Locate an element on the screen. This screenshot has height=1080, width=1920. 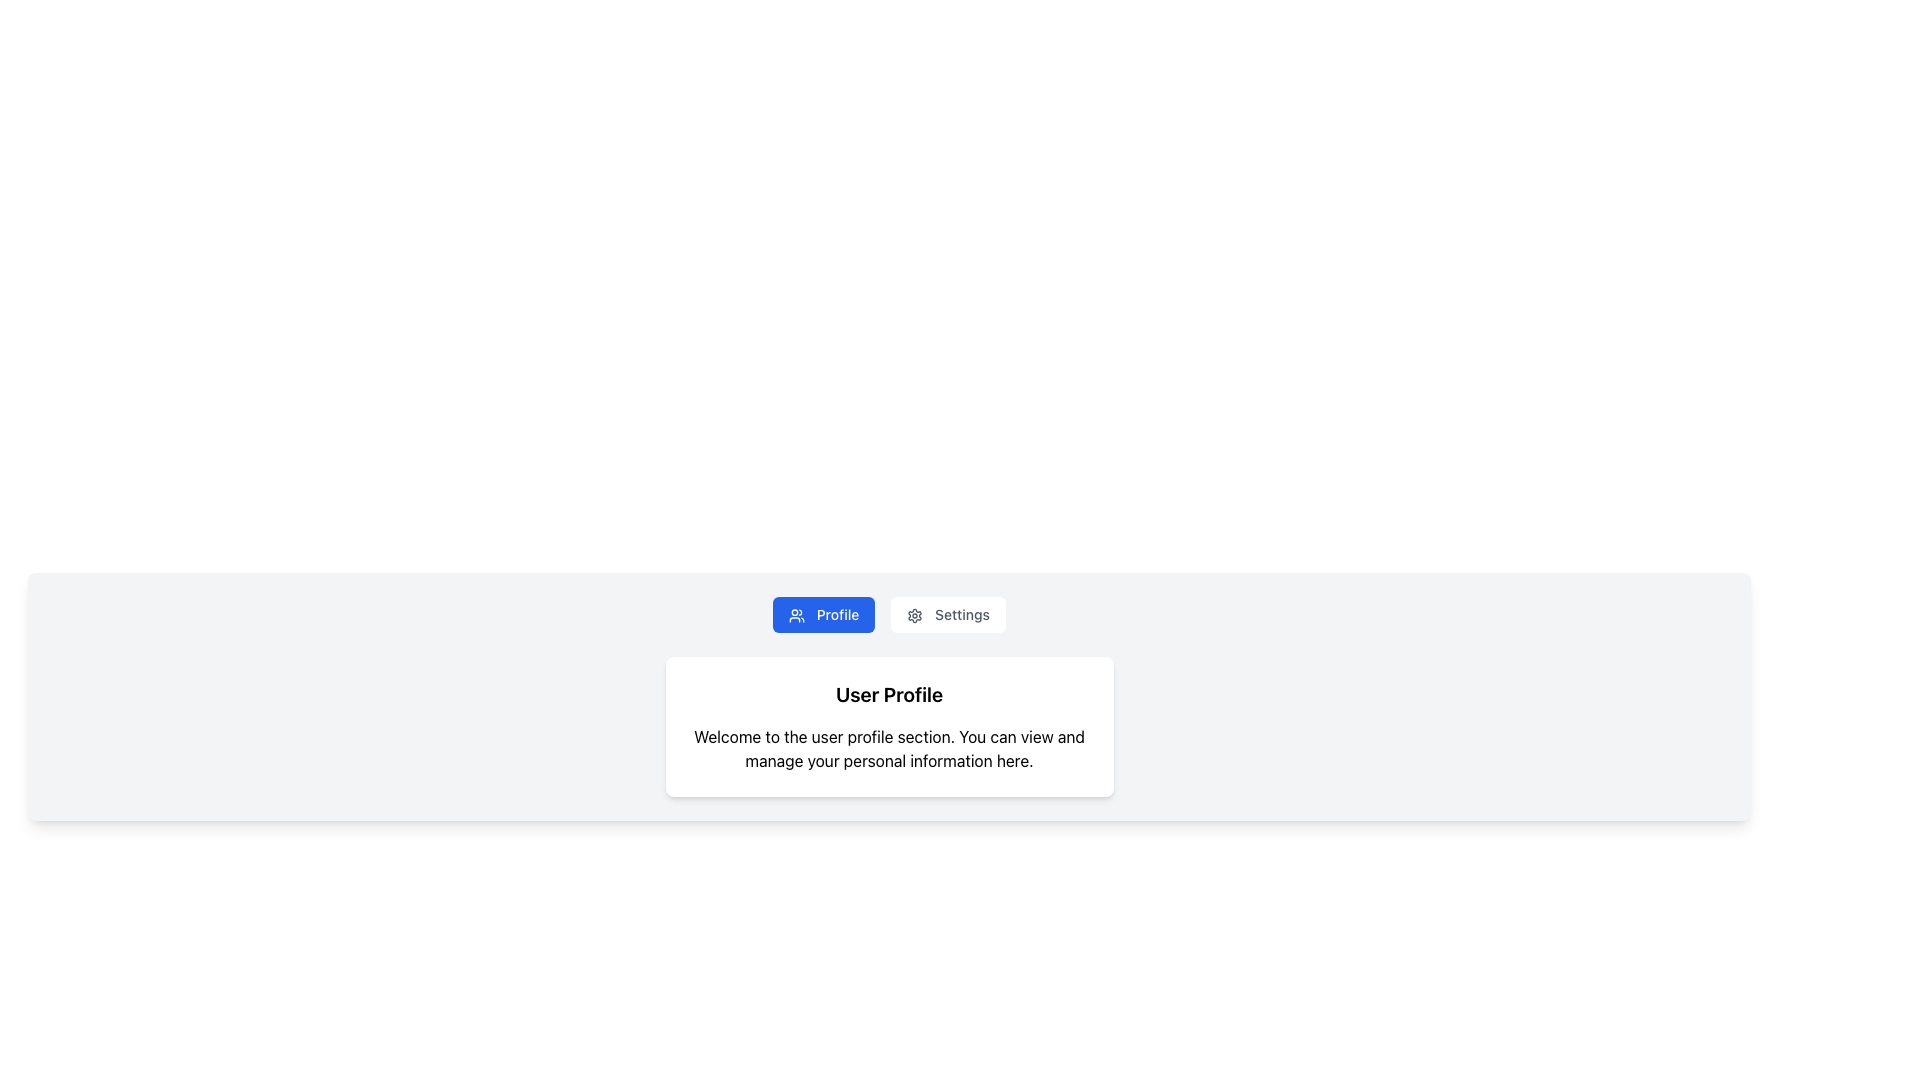
the 'Profile' button, which is the first button from the left in the horizontal layout is located at coordinates (824, 613).